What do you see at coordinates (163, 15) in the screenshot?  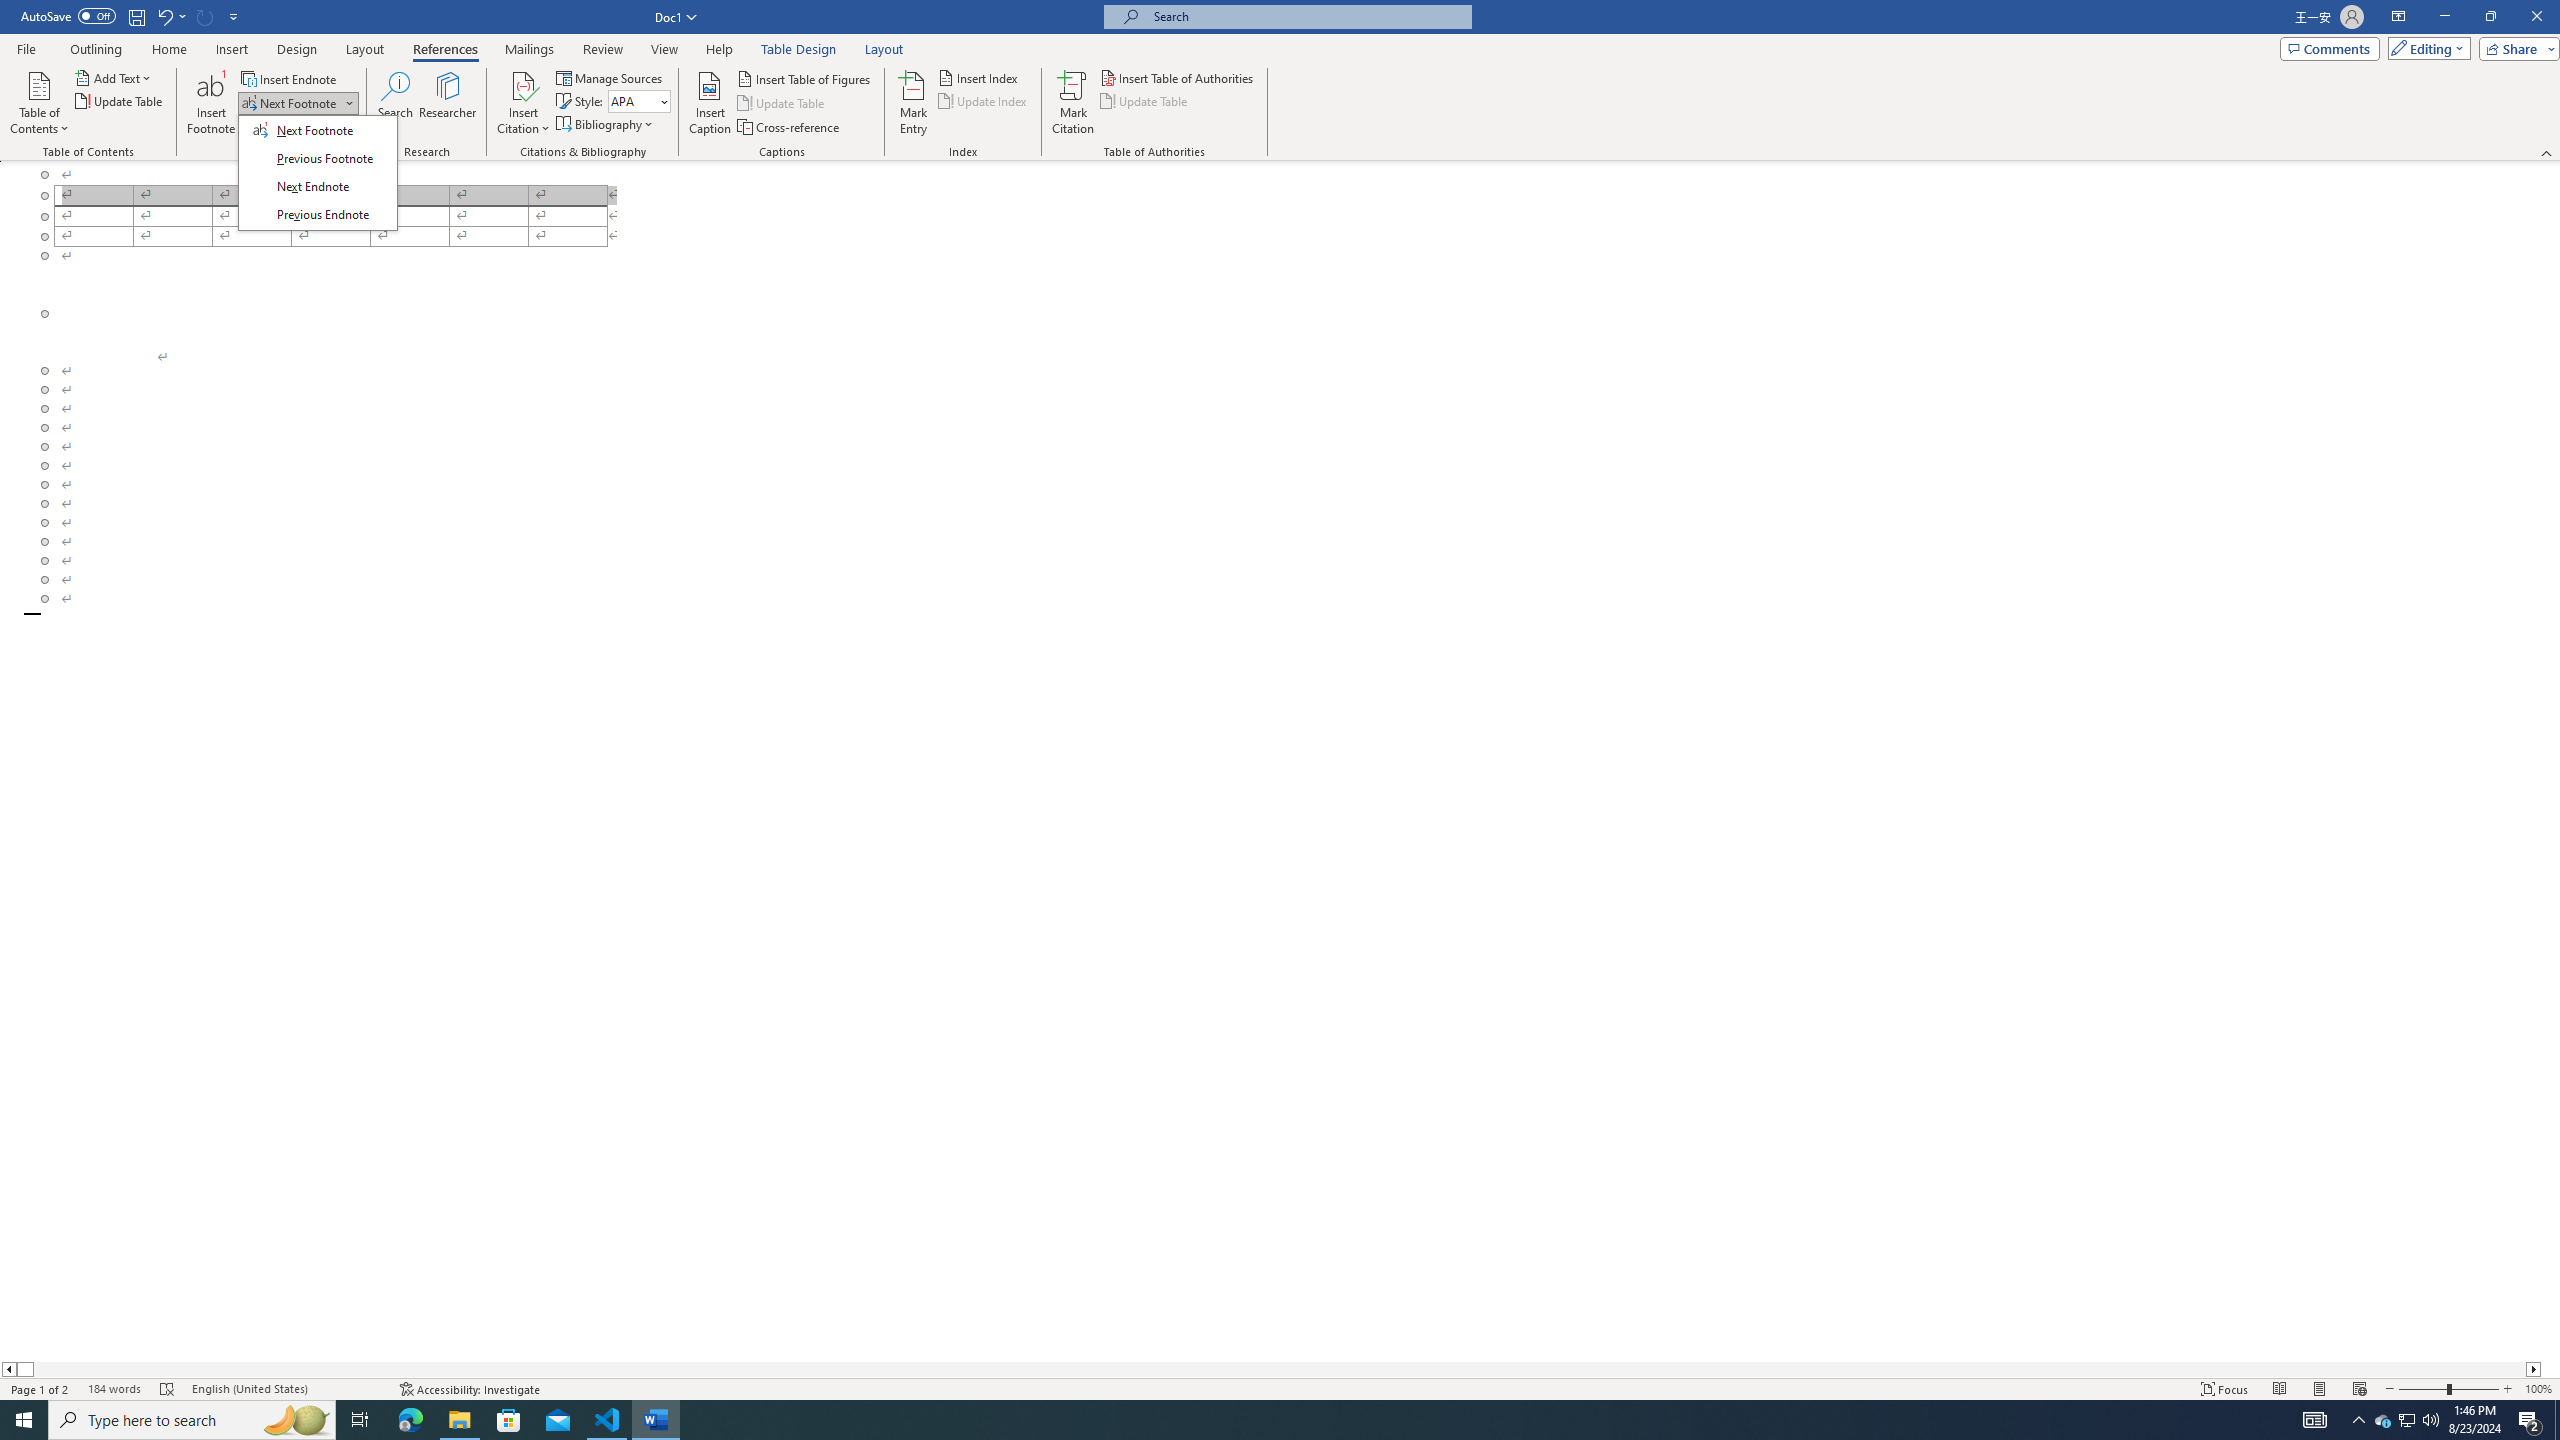 I see `'Undo Outline Move Up'` at bounding box center [163, 15].